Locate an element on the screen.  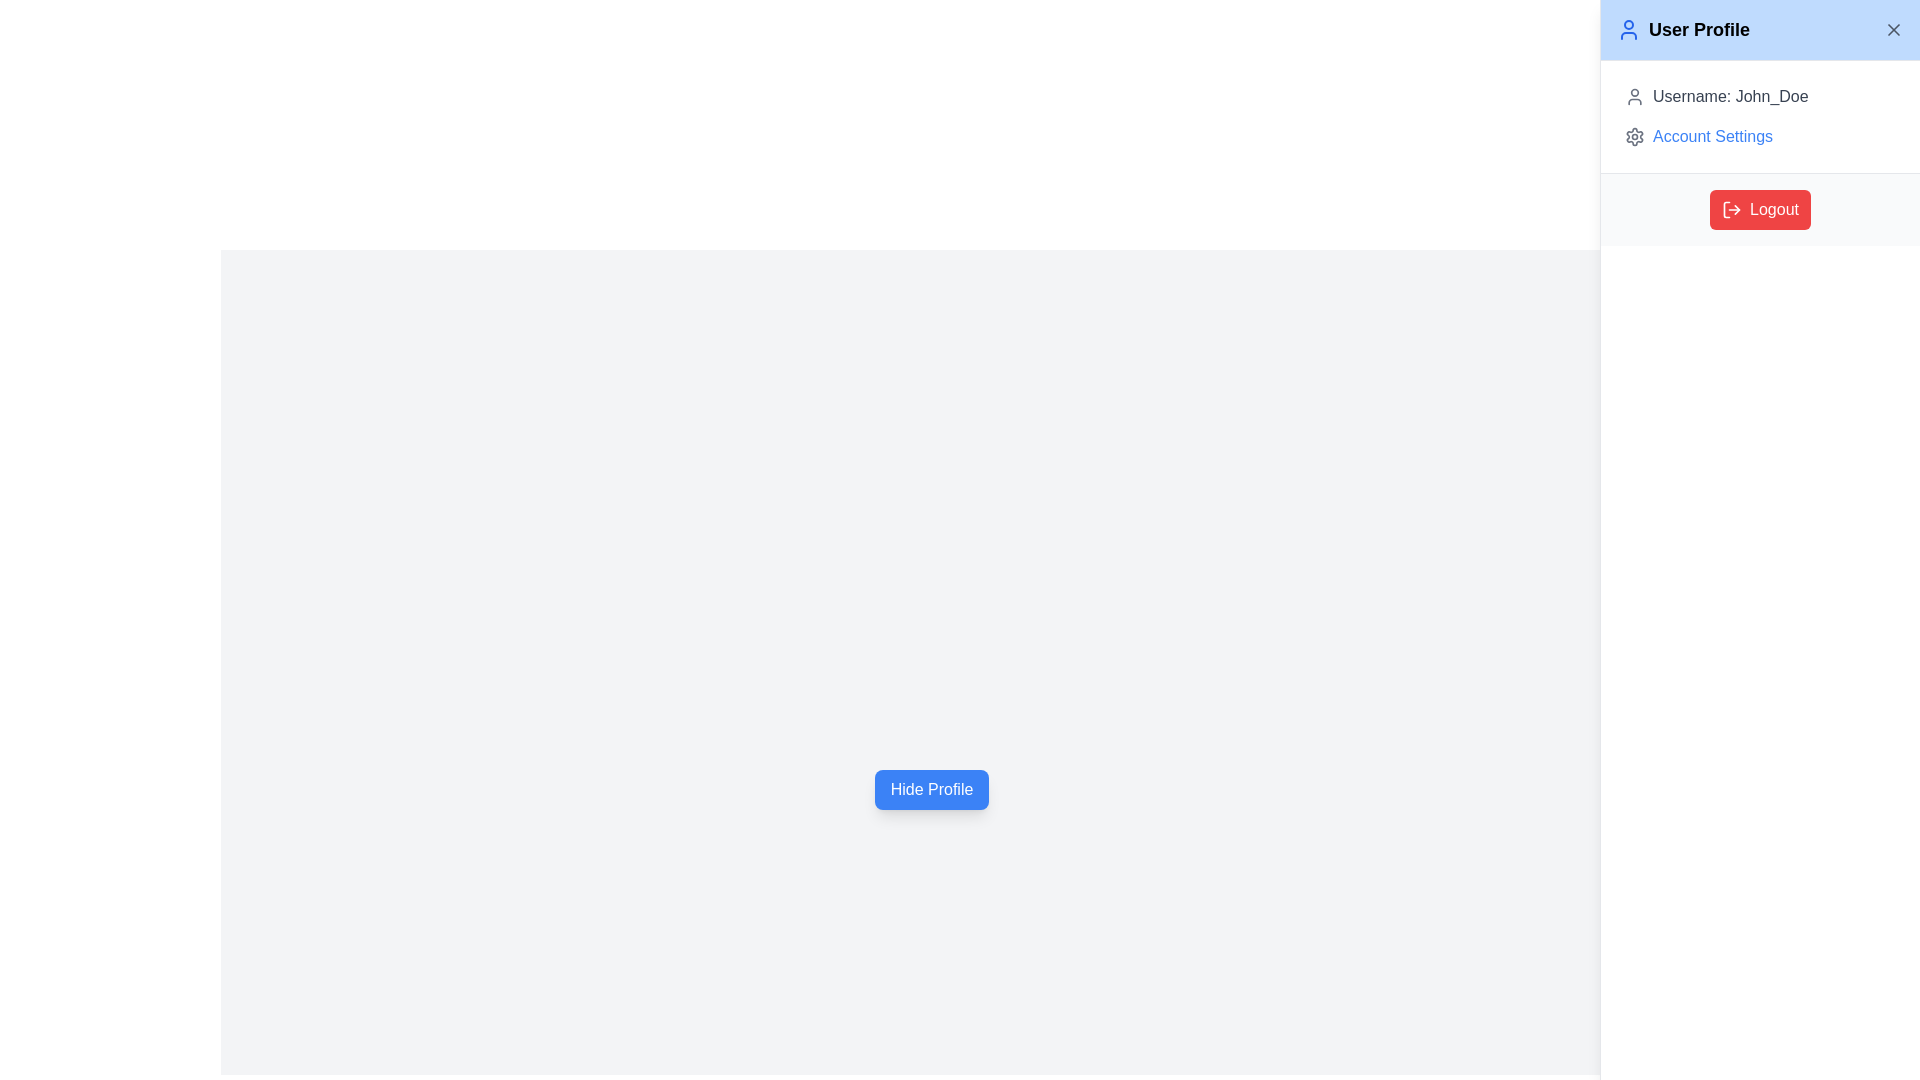
the settings icon located to the immediate left of the 'Account Settings' text is located at coordinates (1635, 136).